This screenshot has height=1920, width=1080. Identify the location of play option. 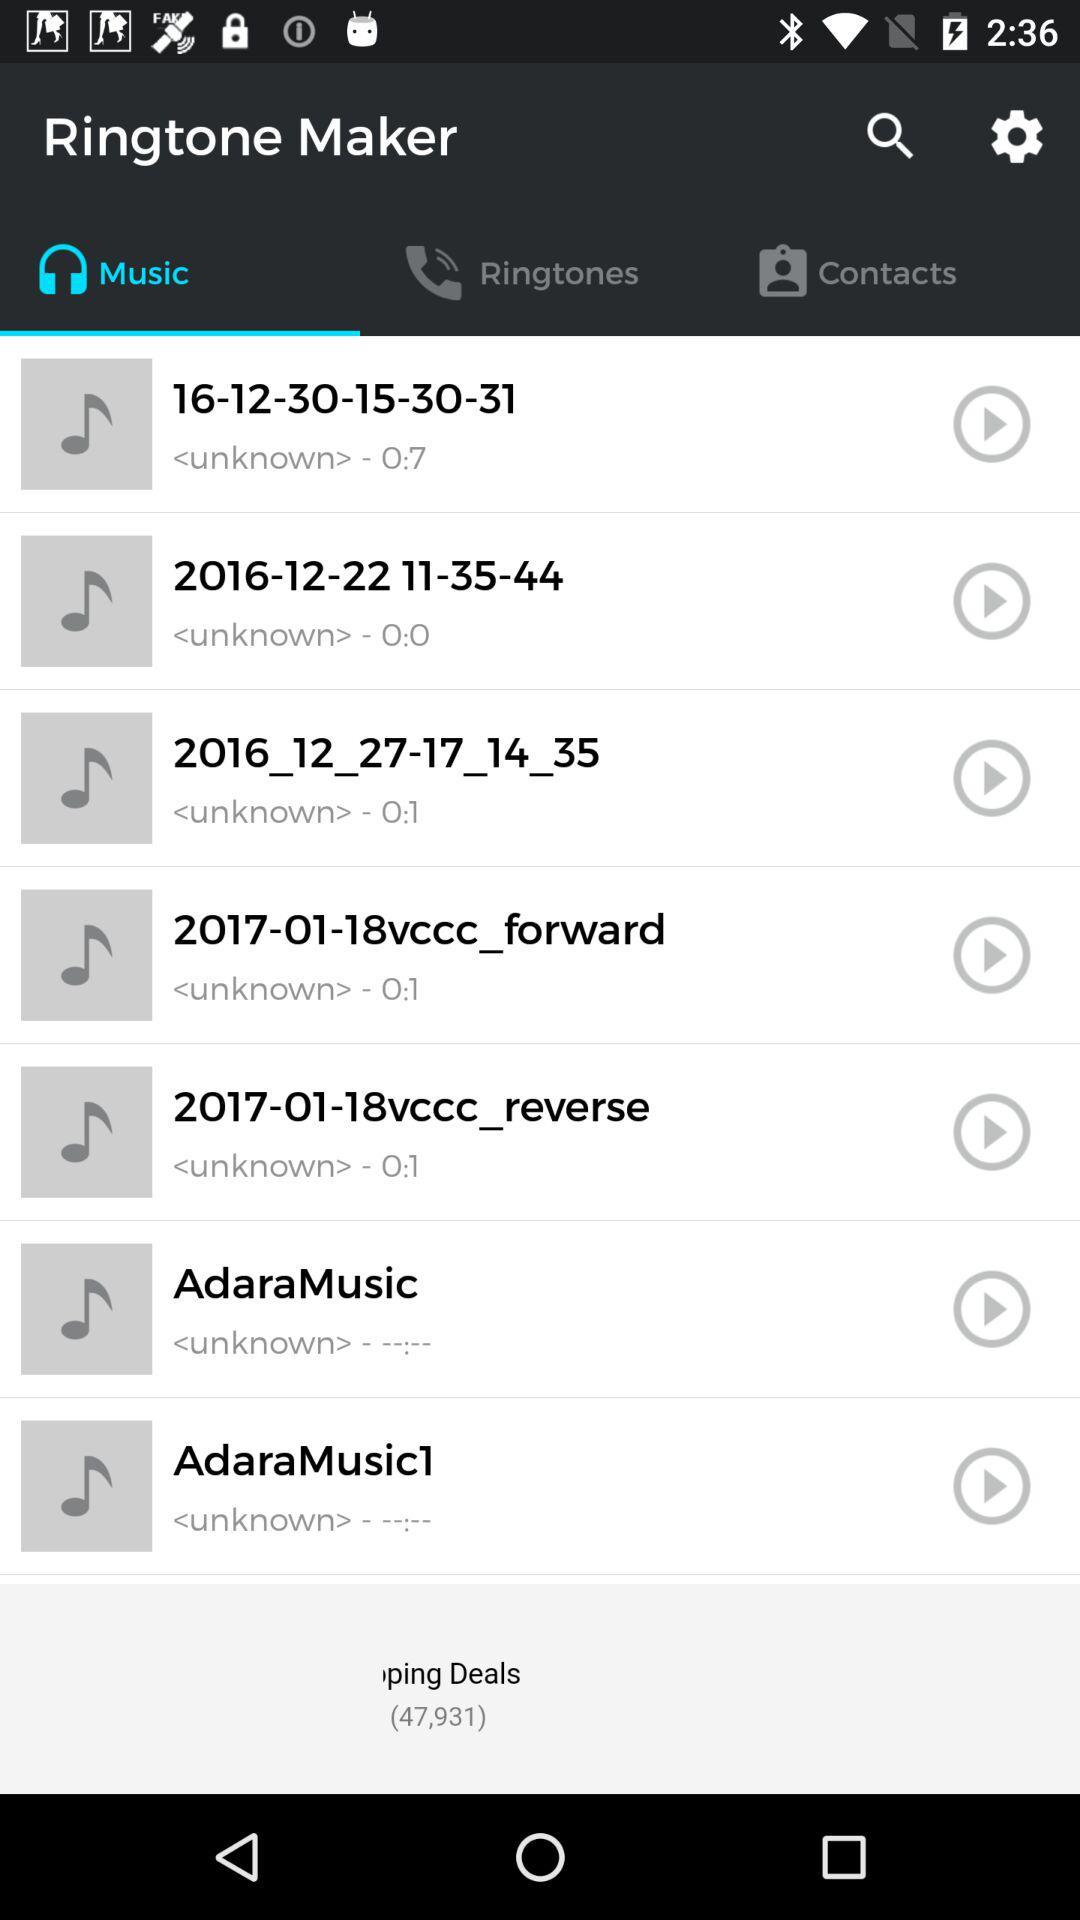
(991, 1486).